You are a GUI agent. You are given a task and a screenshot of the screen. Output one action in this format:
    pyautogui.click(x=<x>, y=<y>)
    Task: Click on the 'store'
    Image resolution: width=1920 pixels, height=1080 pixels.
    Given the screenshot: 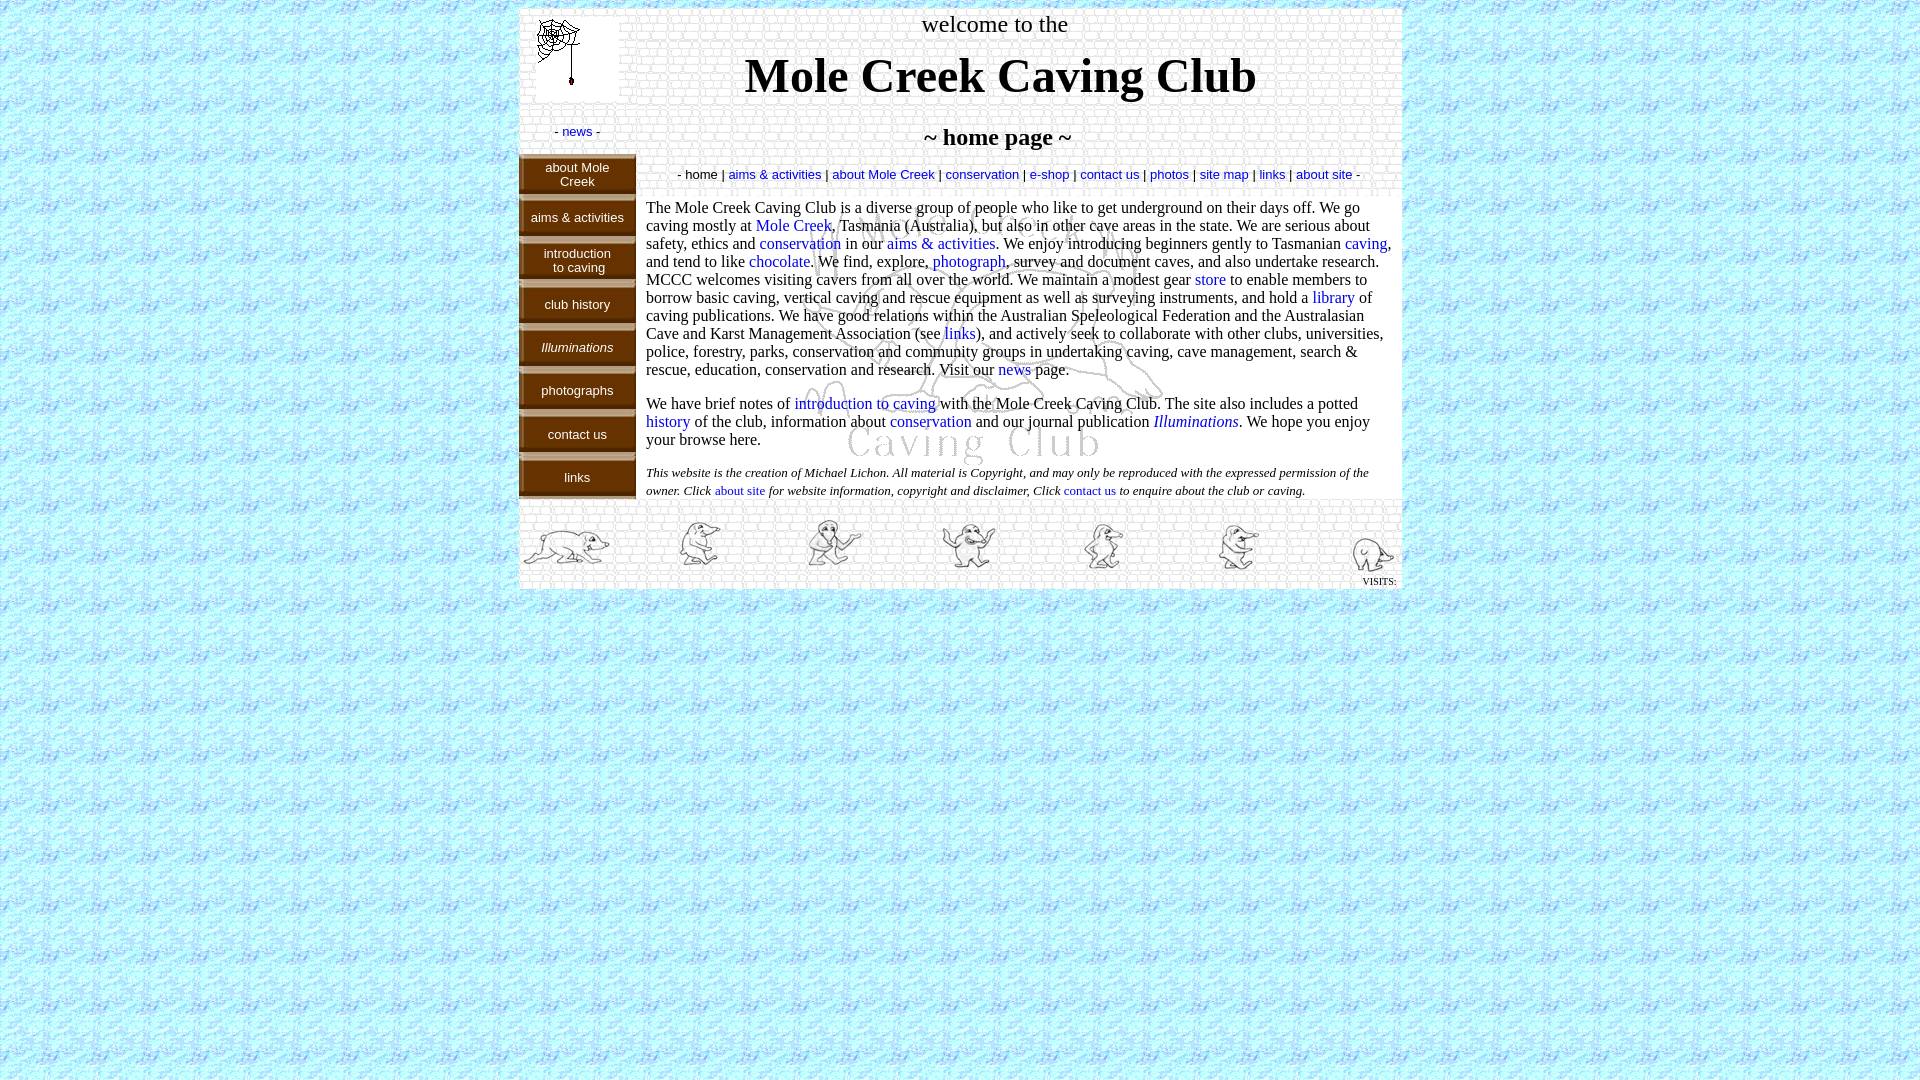 What is the action you would take?
    pyautogui.click(x=1209, y=279)
    